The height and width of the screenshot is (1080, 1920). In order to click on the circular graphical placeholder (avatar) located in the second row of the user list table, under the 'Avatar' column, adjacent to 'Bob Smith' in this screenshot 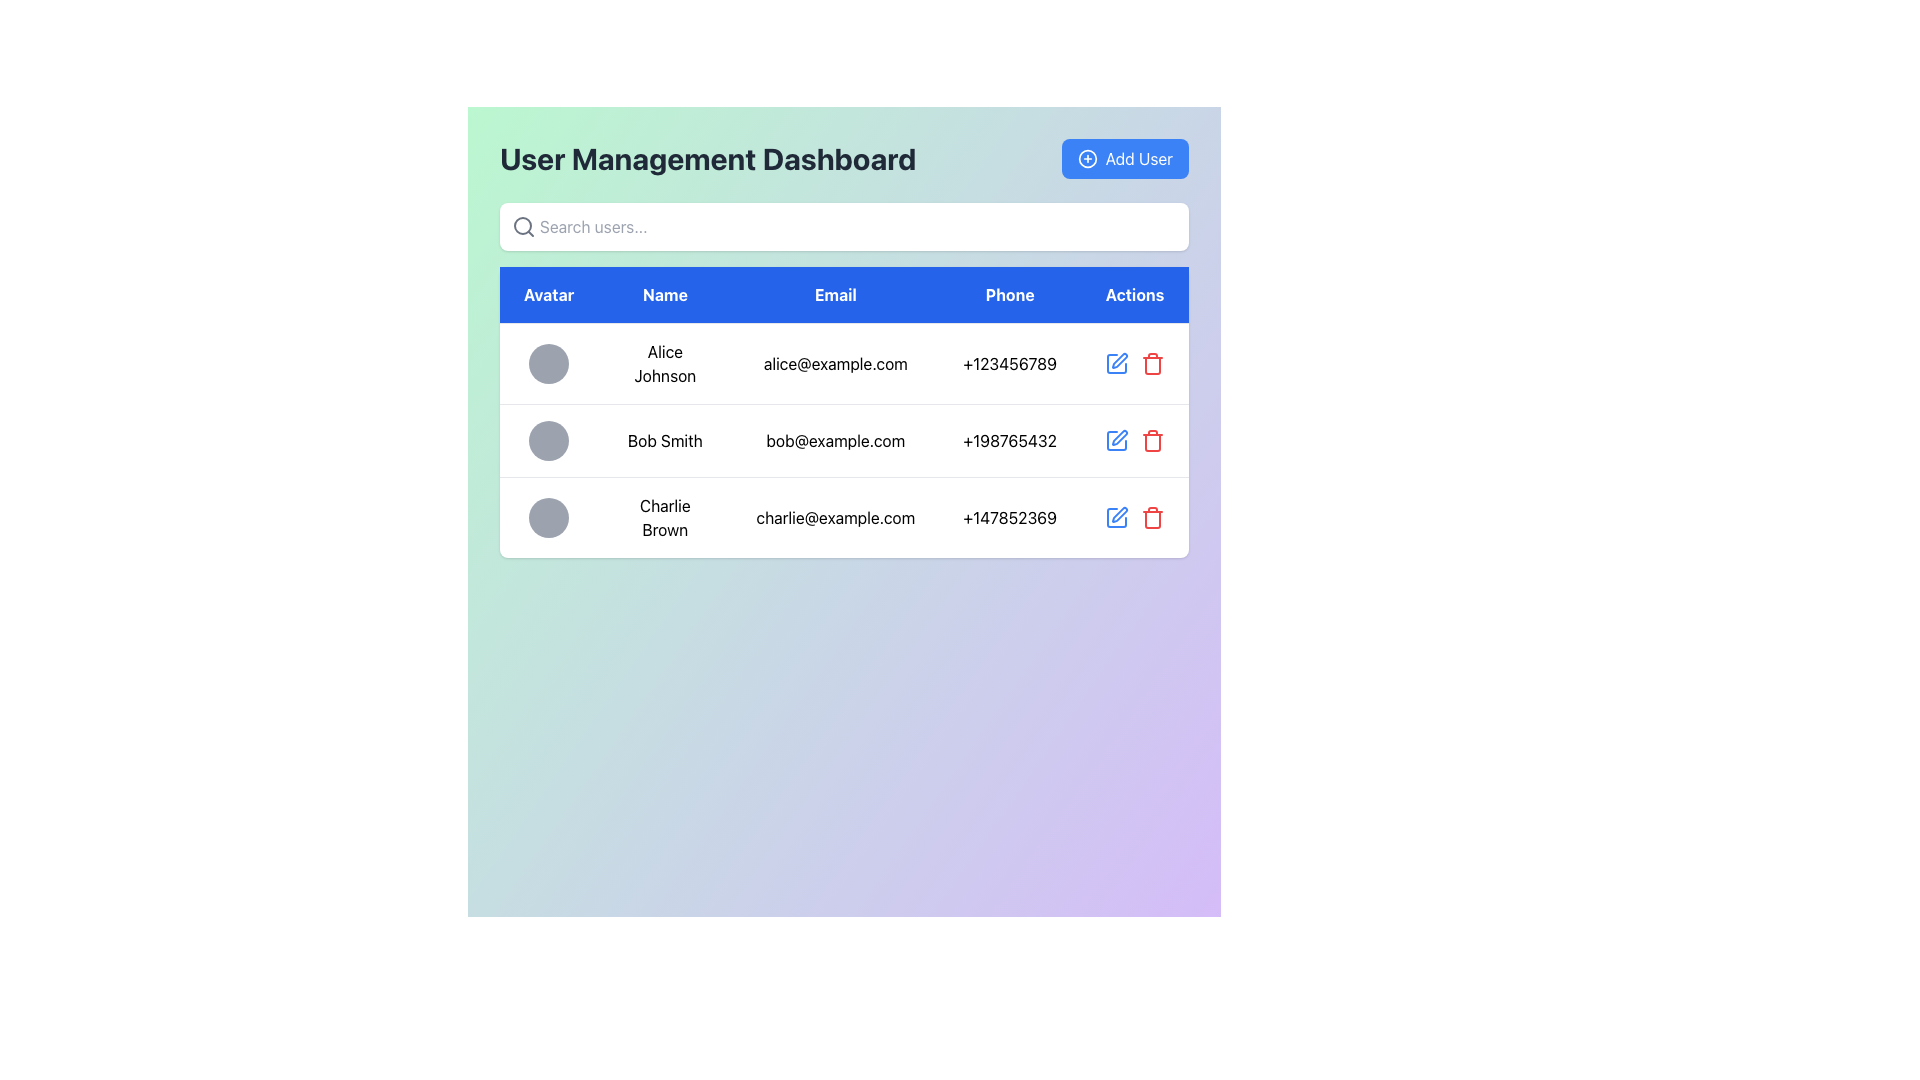, I will do `click(549, 439)`.